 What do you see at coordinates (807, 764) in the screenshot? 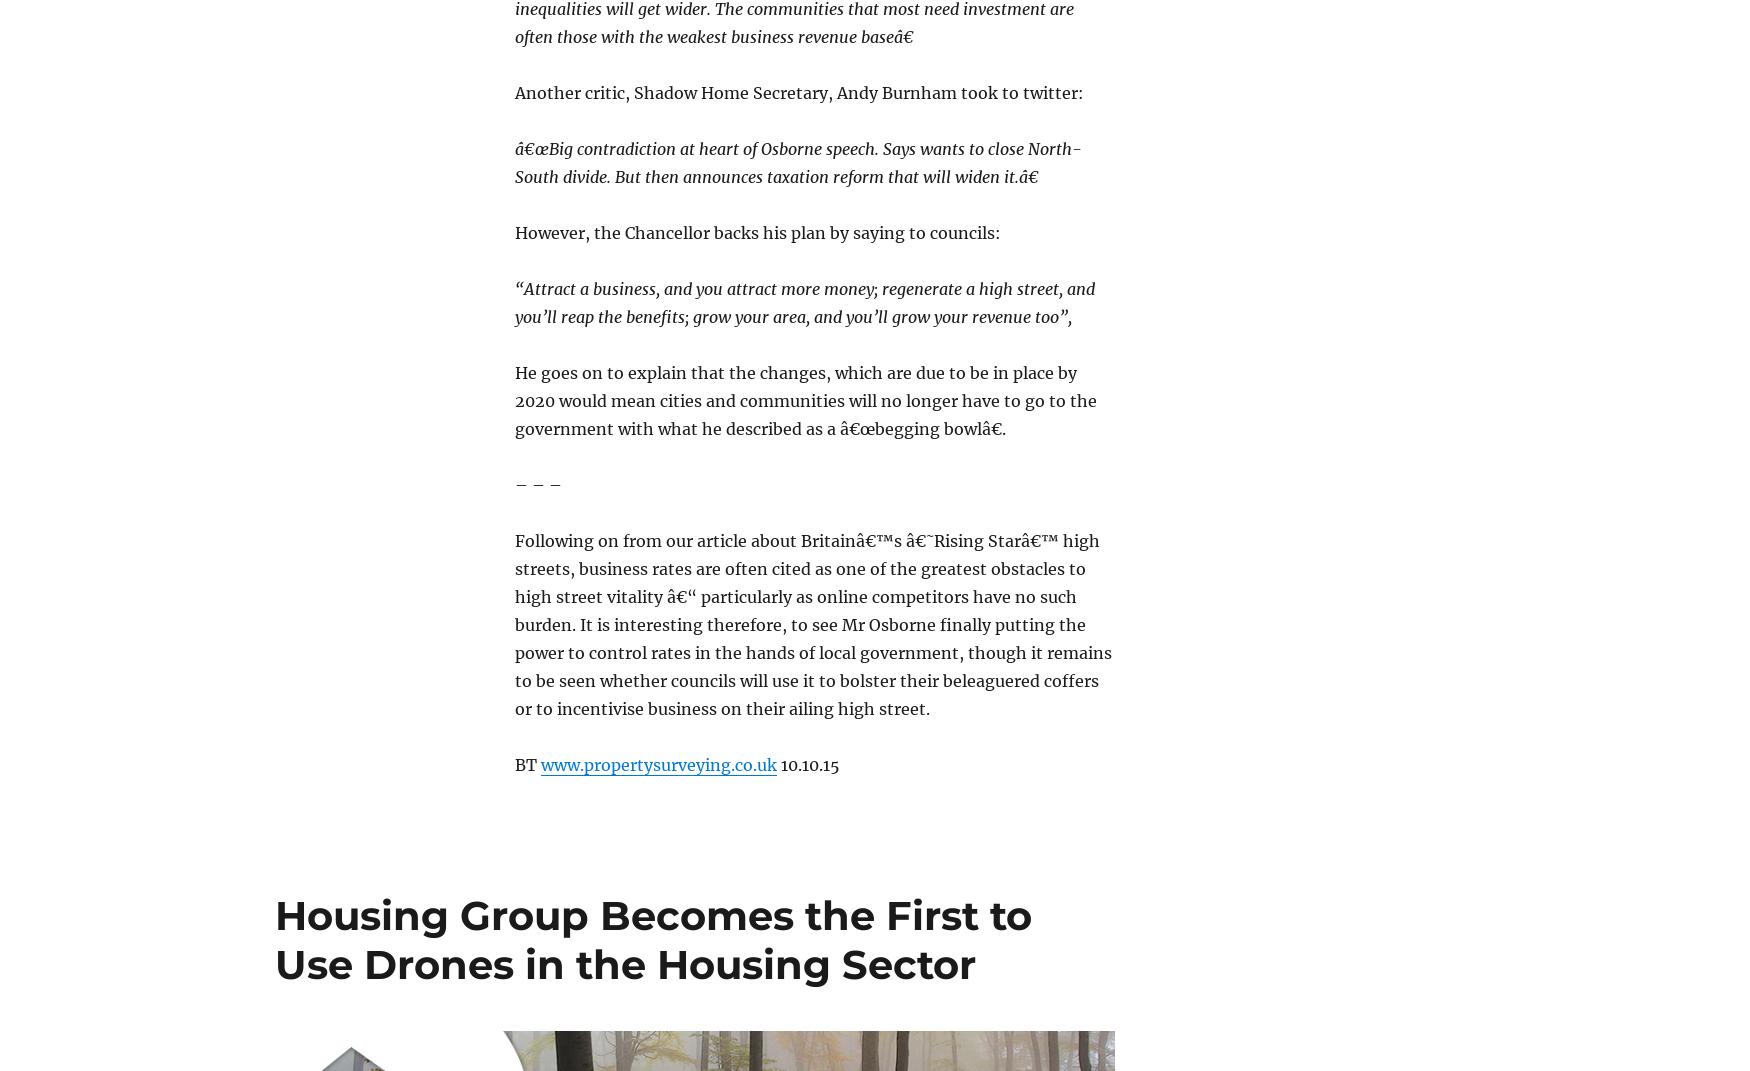
I see `'10.10.15'` at bounding box center [807, 764].